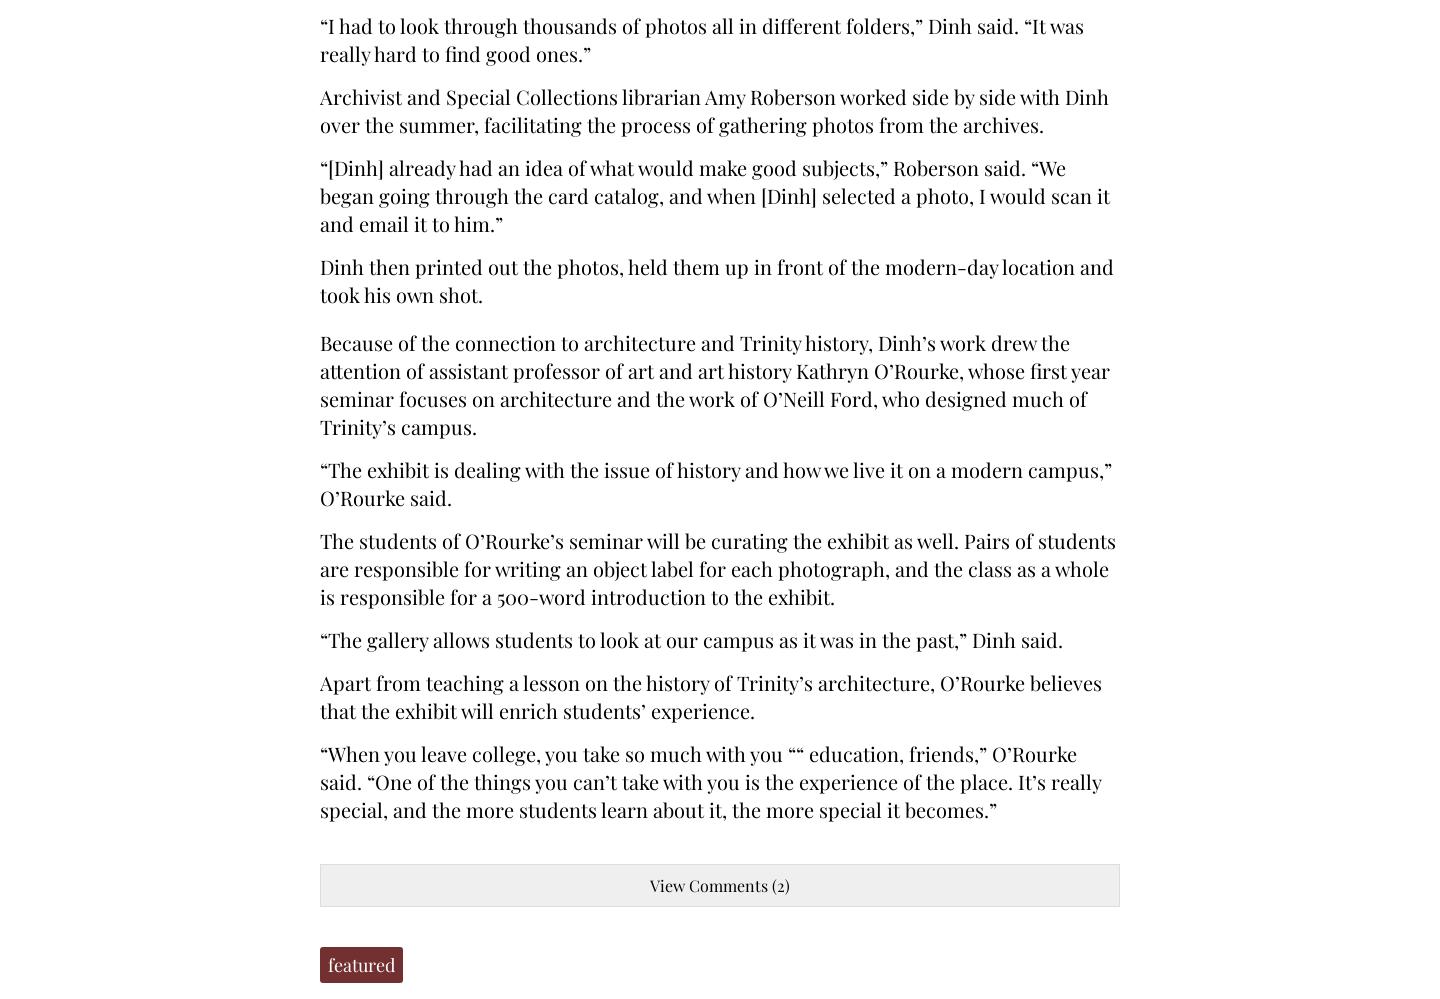 The width and height of the screenshot is (1440, 999). Describe the element at coordinates (360, 964) in the screenshot. I see `'featured'` at that location.